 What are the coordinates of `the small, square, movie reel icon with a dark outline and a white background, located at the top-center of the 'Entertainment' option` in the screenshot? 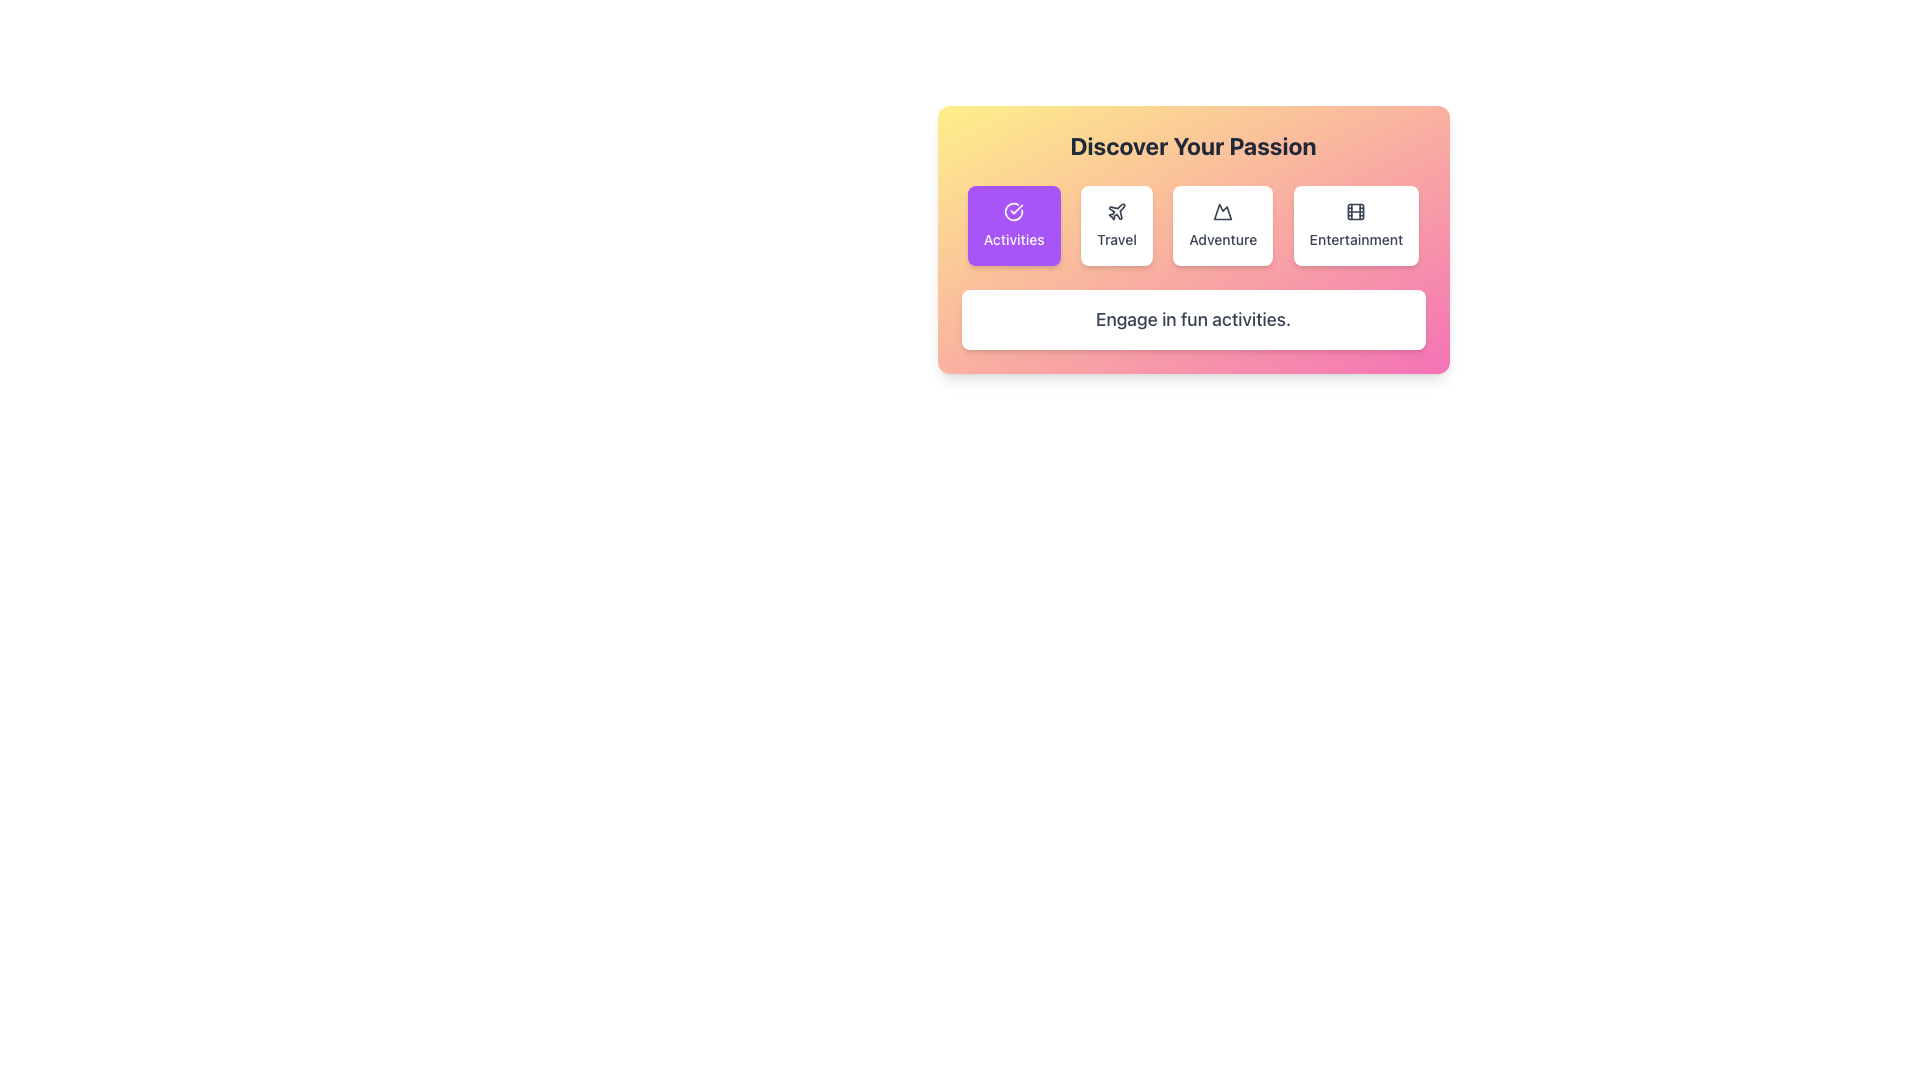 It's located at (1356, 212).